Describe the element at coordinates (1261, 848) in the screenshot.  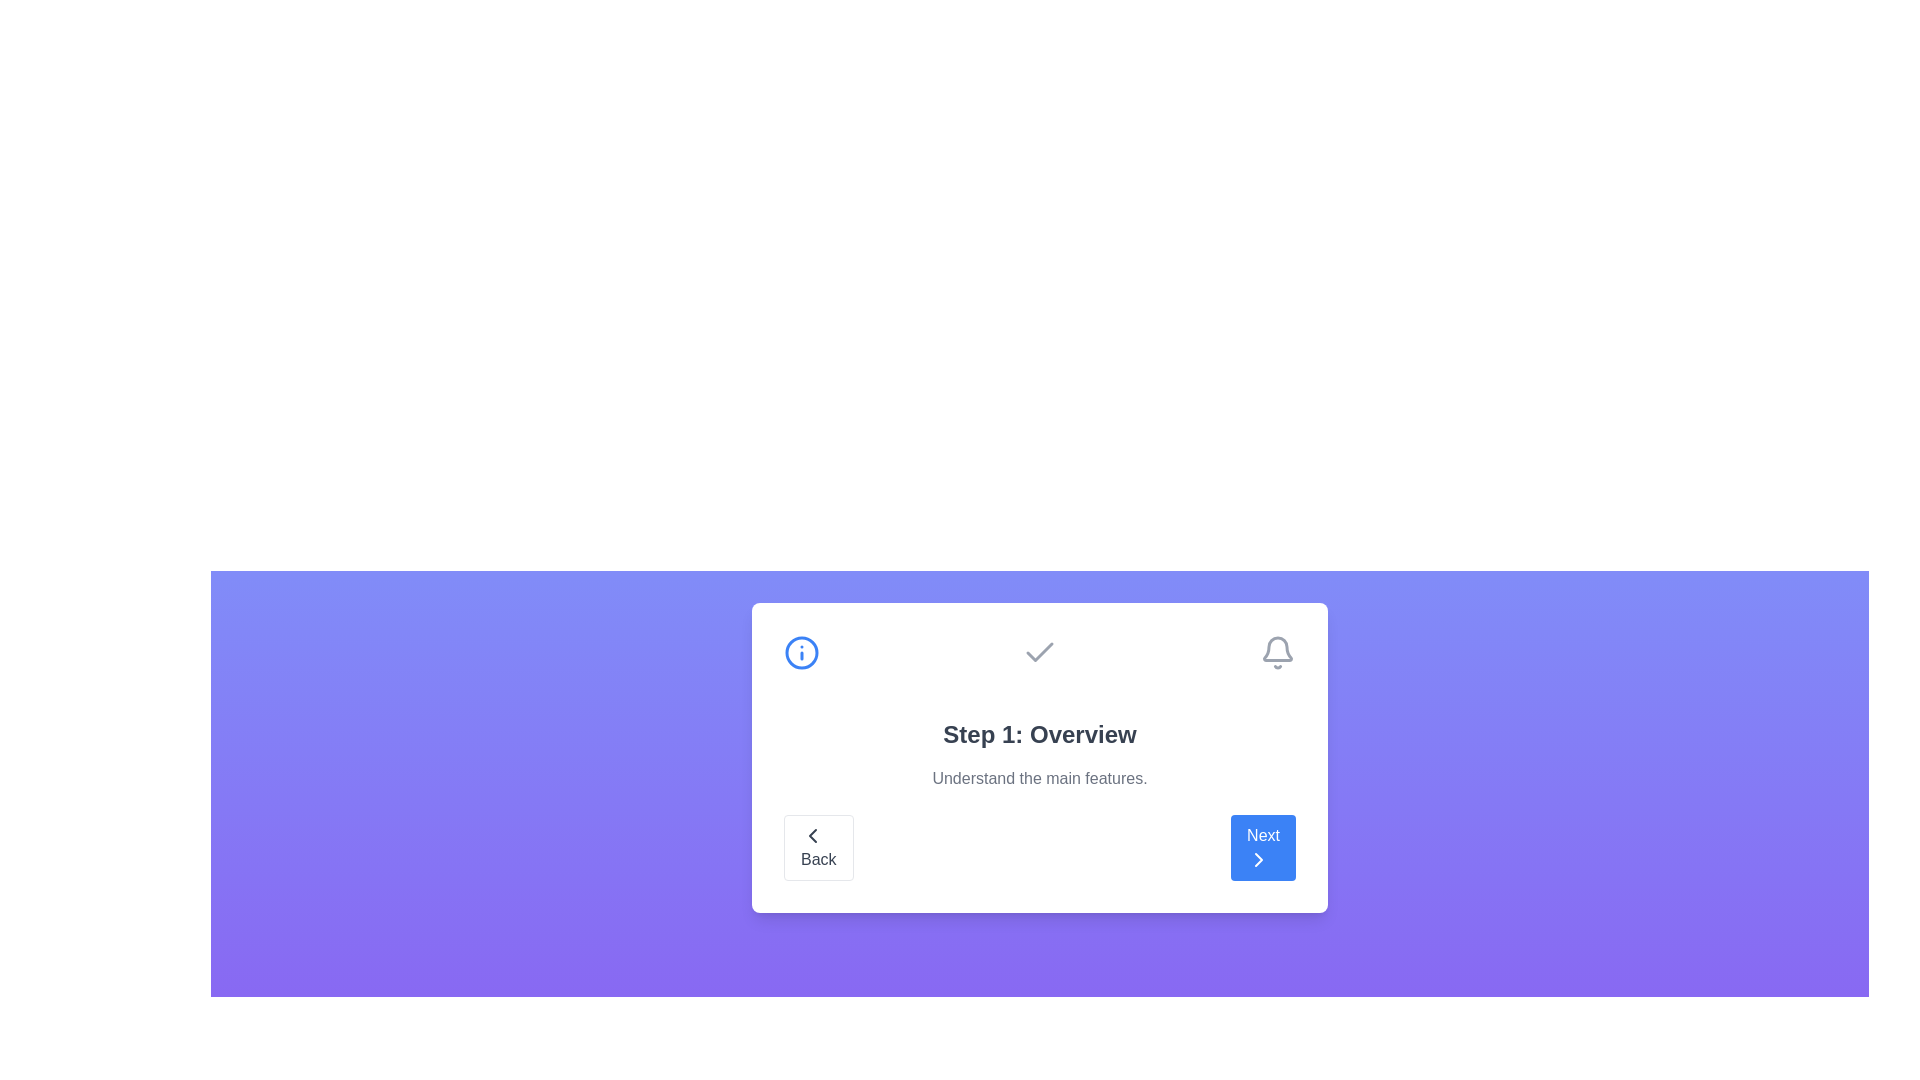
I see `the 'Next' button to proceed to the next step` at that location.